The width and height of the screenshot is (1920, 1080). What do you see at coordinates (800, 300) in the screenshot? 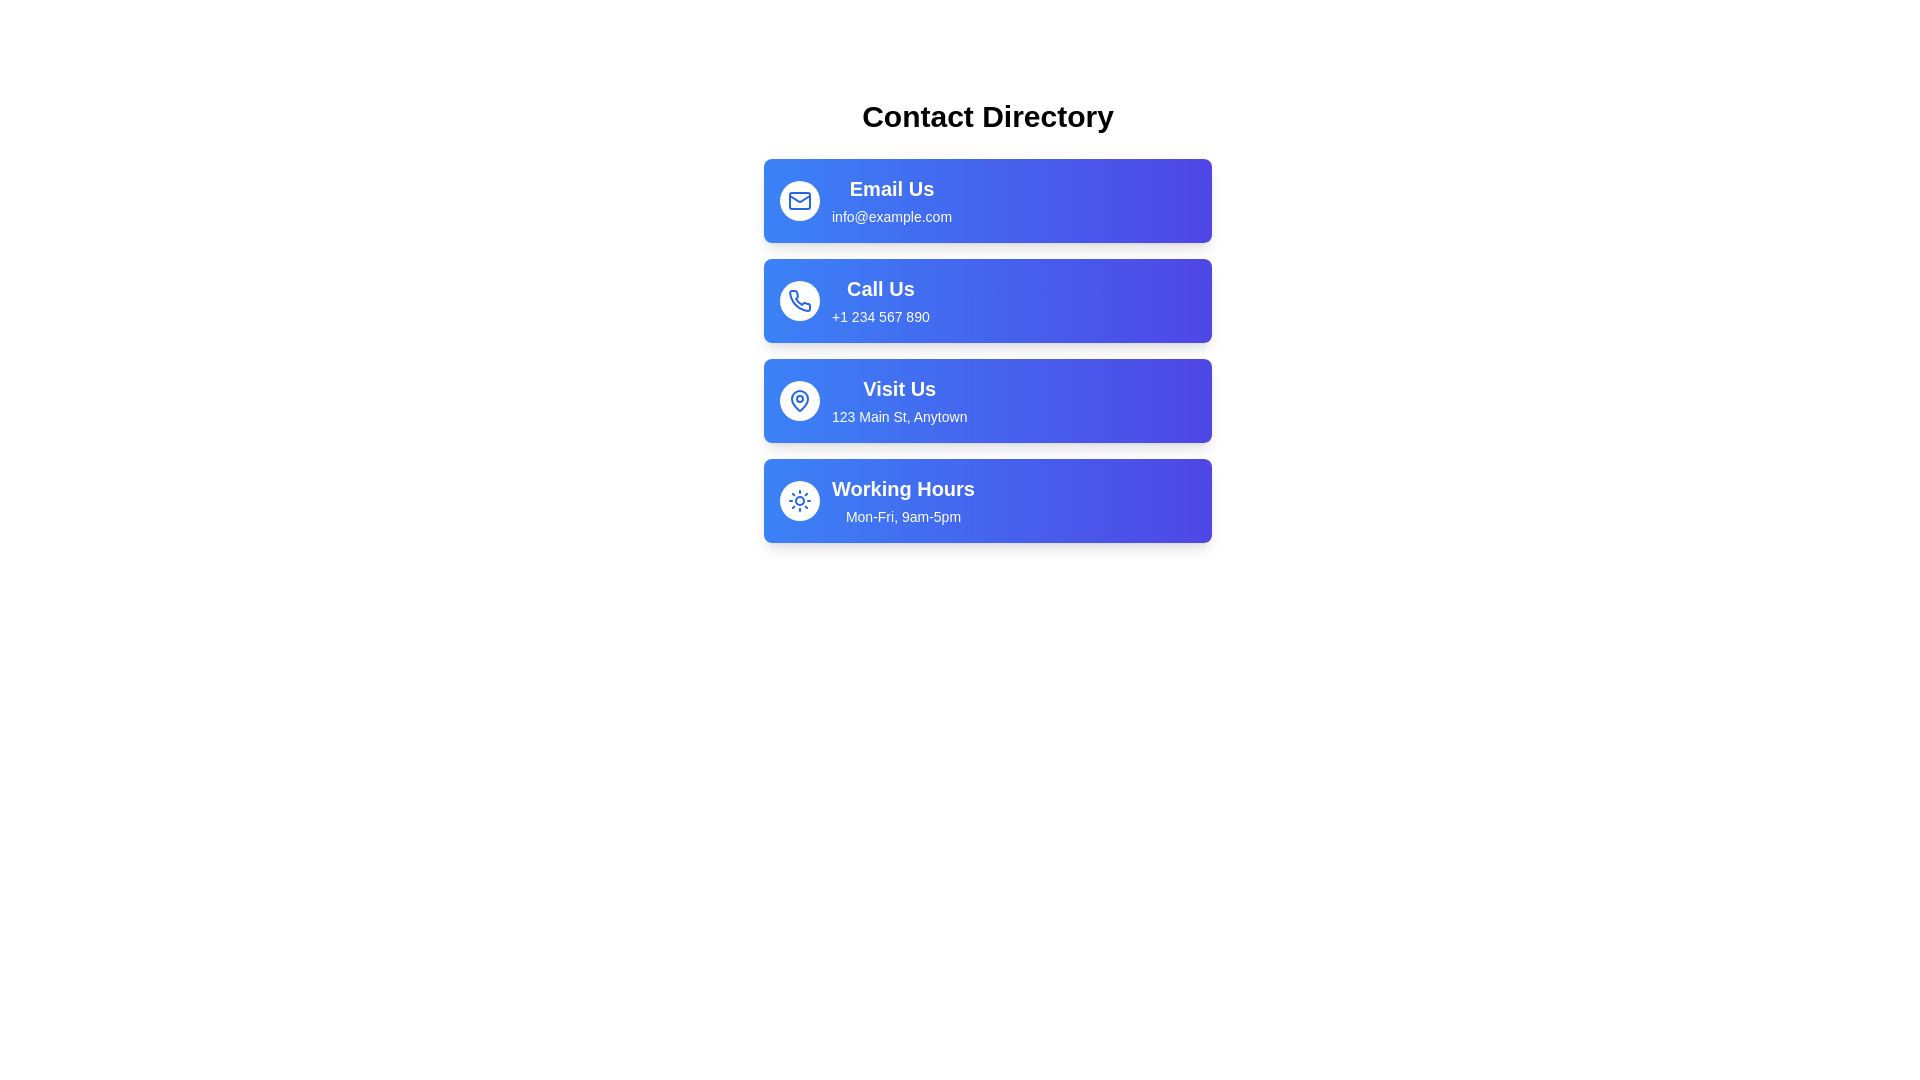
I see `the phone icon with a blue outline located inside a circular white background, which is the second option in a vertically stacked contact directory` at bounding box center [800, 300].